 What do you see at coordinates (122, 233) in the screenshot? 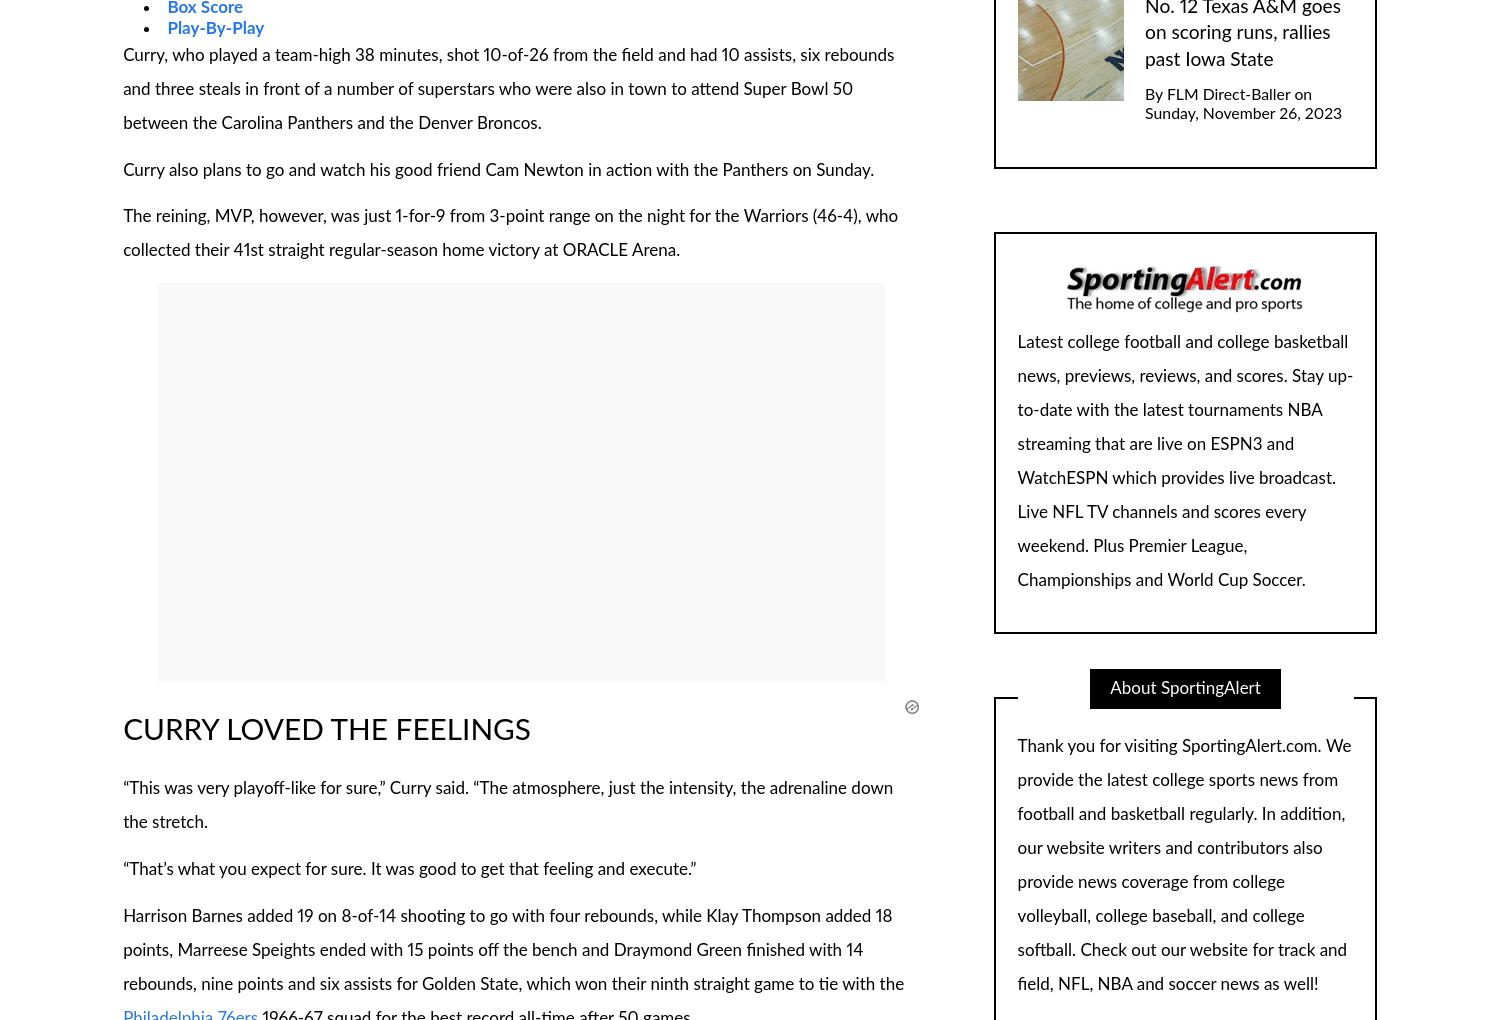
I see `'The reining, MVP, however, was just 1-for-9 from 3-point range on the night for the Warriors (46-4), who collected their 41st straight regular-season home victory at ORACLE Arena.'` at bounding box center [122, 233].